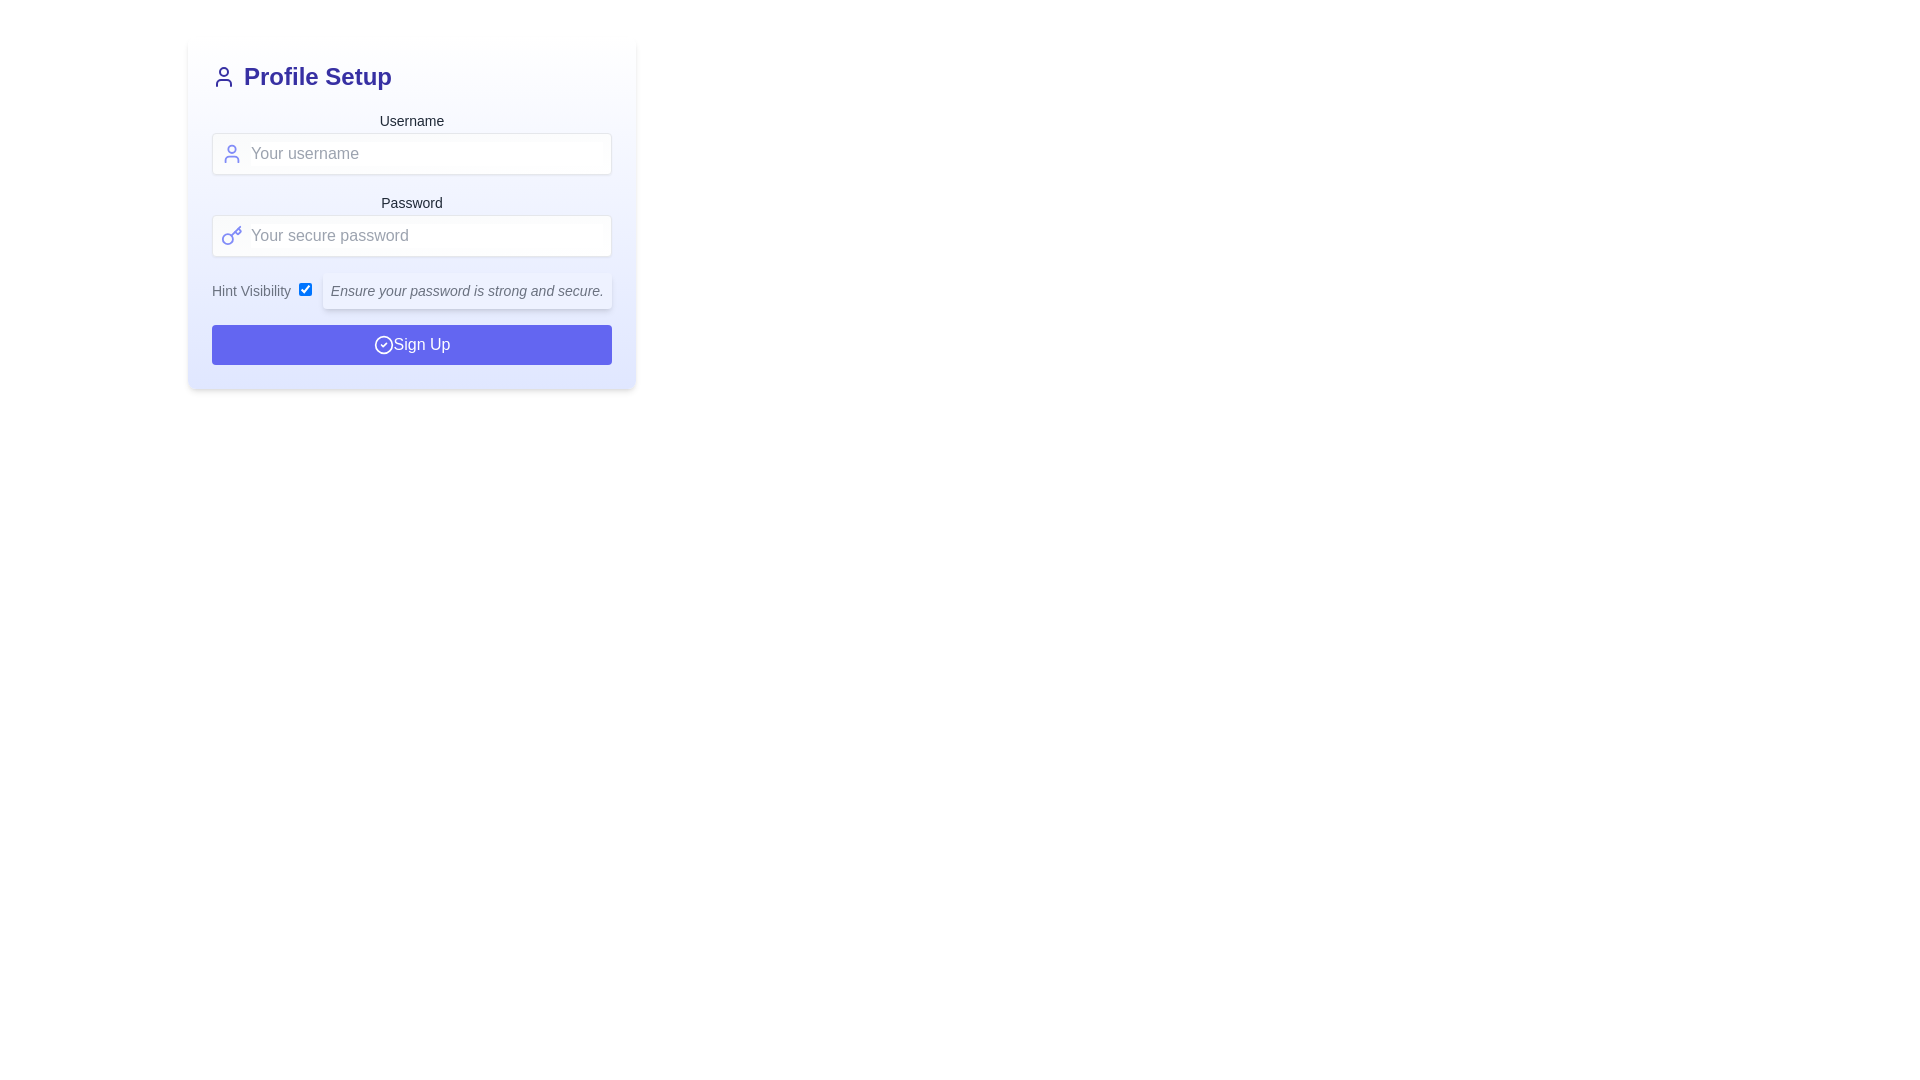 The height and width of the screenshot is (1080, 1920). What do you see at coordinates (466, 290) in the screenshot?
I see `the informational text box that provides hints for creating a secure password, located beneath the 'Hint Visibility' label and checkbox` at bounding box center [466, 290].